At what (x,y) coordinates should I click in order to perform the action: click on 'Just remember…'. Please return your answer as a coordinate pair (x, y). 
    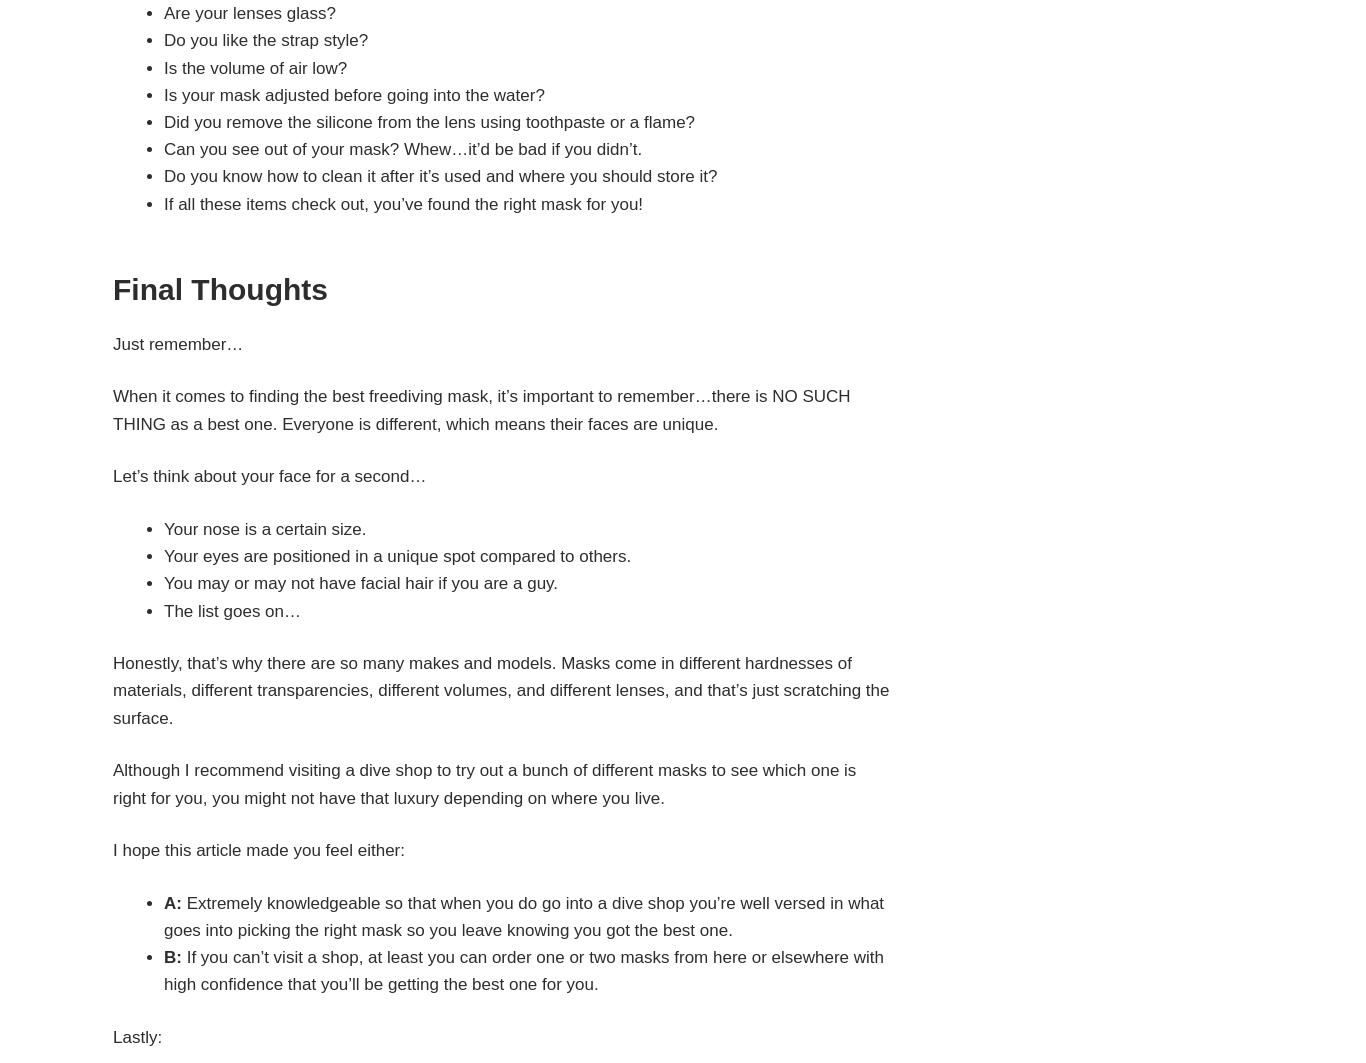
    Looking at the image, I should click on (112, 343).